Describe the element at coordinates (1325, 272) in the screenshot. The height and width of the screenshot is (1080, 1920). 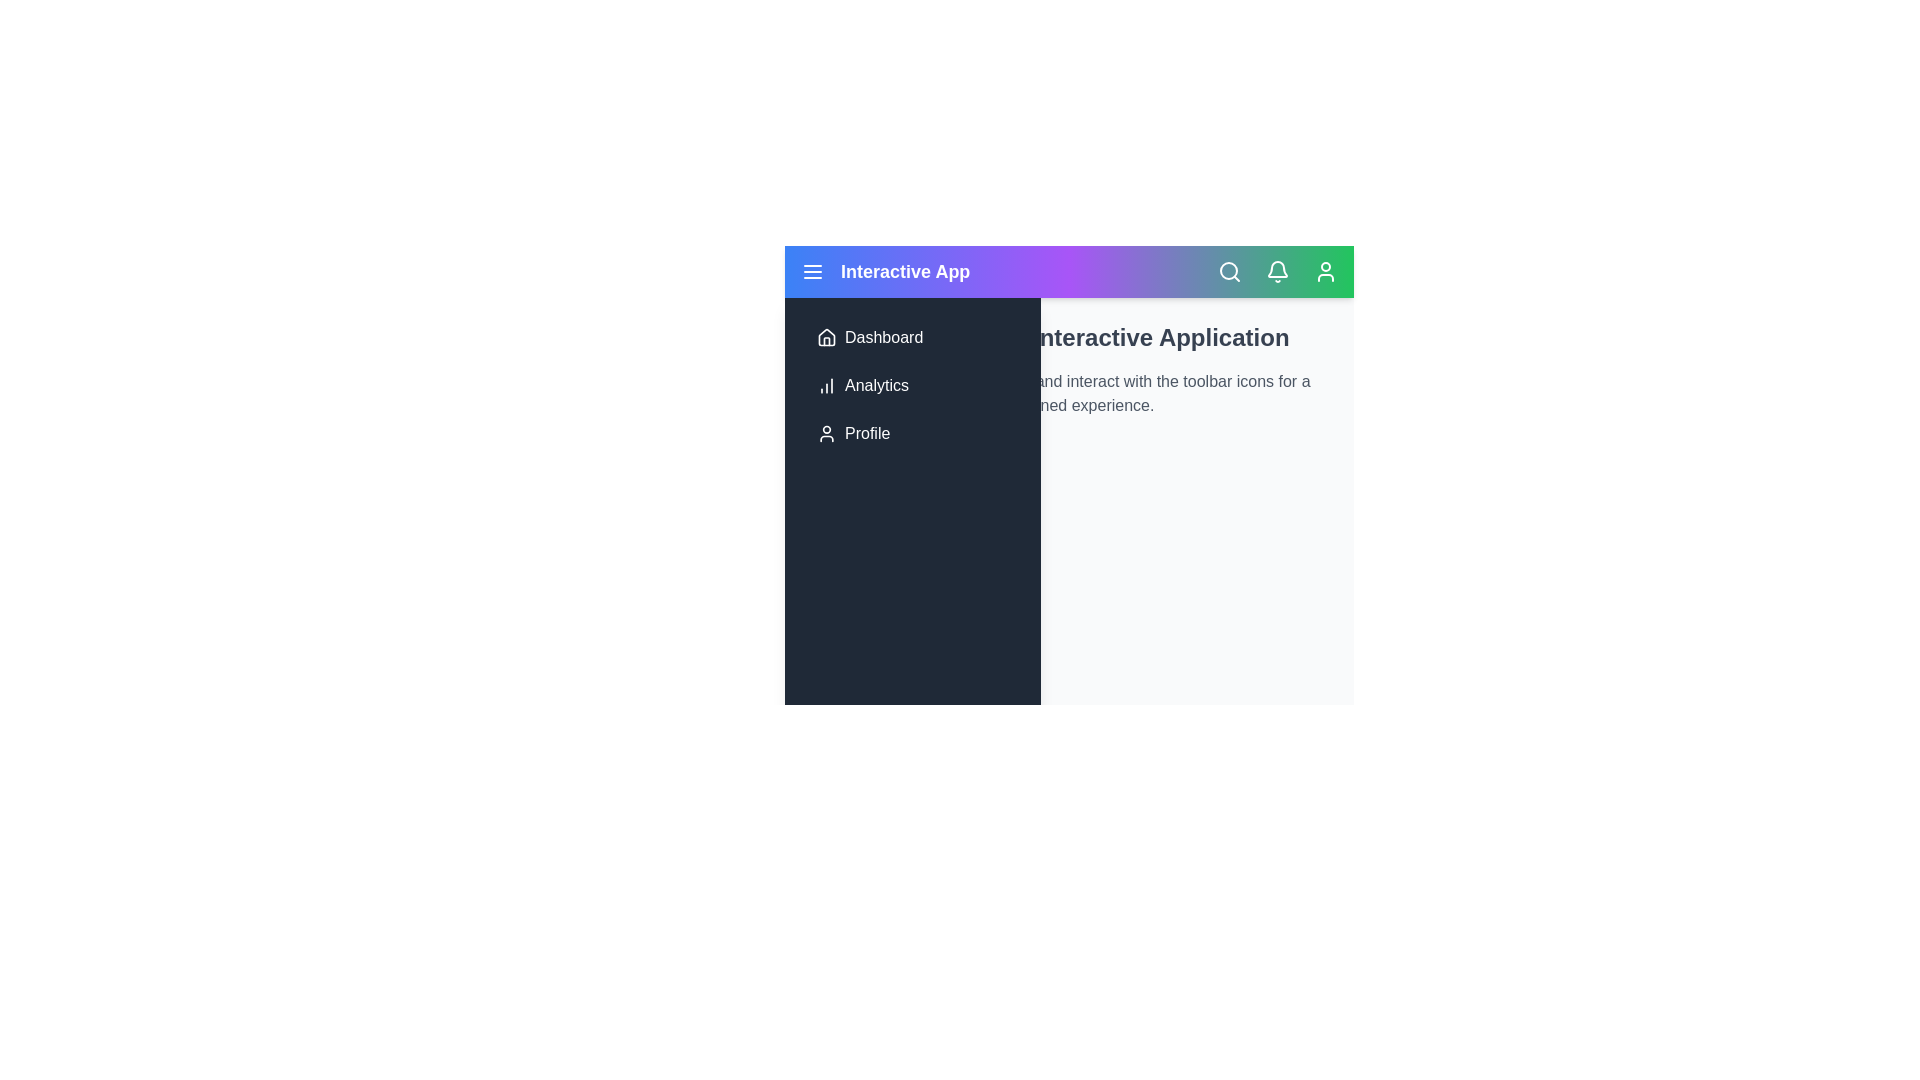
I see `the toolbar icon User` at that location.